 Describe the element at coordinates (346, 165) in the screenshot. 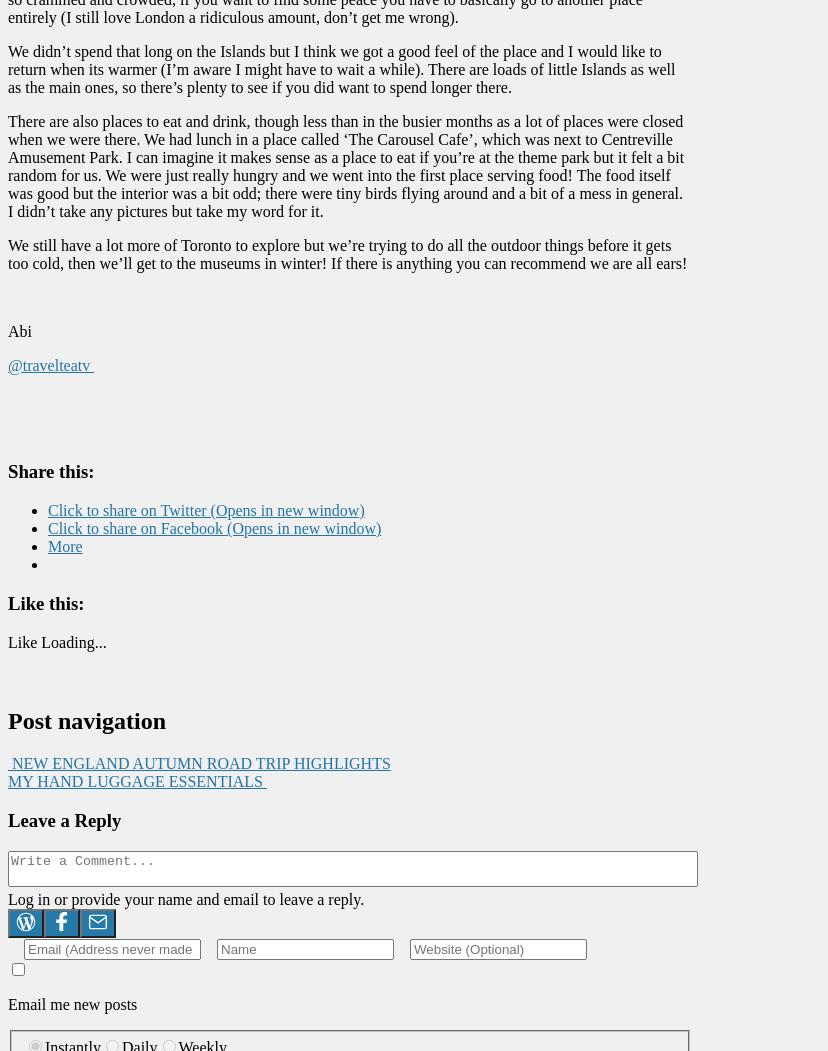

I see `'There are also places to eat and drink, though less than in the busier months as a lot of places were closed when we were there. We had lunch in a place called ‘The Carousel Cafe’, which was next to Centreville Amusement Park. I can imagine it makes sense as a place to eat if you’re at the theme park but it felt a bit random for us. We were just really hungry and we went into the first place serving food! The food itself was good but the interior was a bit odd; there were tiny birds flying around and a bit of a mess in general. I didn’t take any pictures but take my word for it.'` at that location.